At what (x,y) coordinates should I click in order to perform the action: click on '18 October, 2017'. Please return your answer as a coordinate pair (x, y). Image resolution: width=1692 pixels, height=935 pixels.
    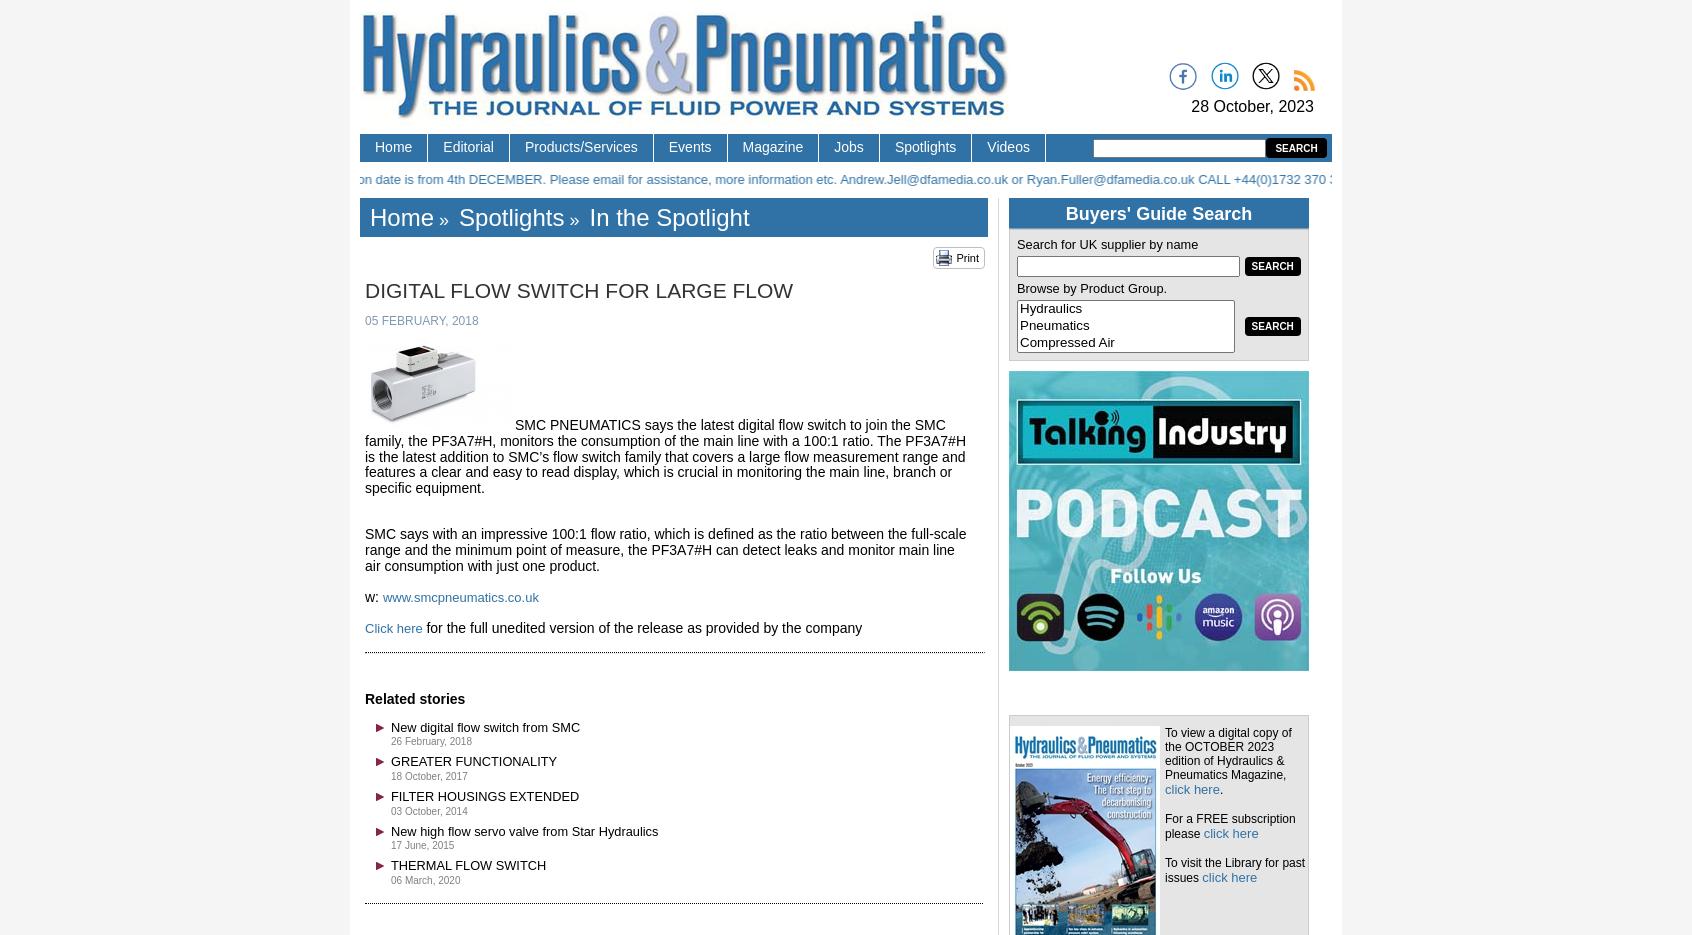
    Looking at the image, I should click on (427, 775).